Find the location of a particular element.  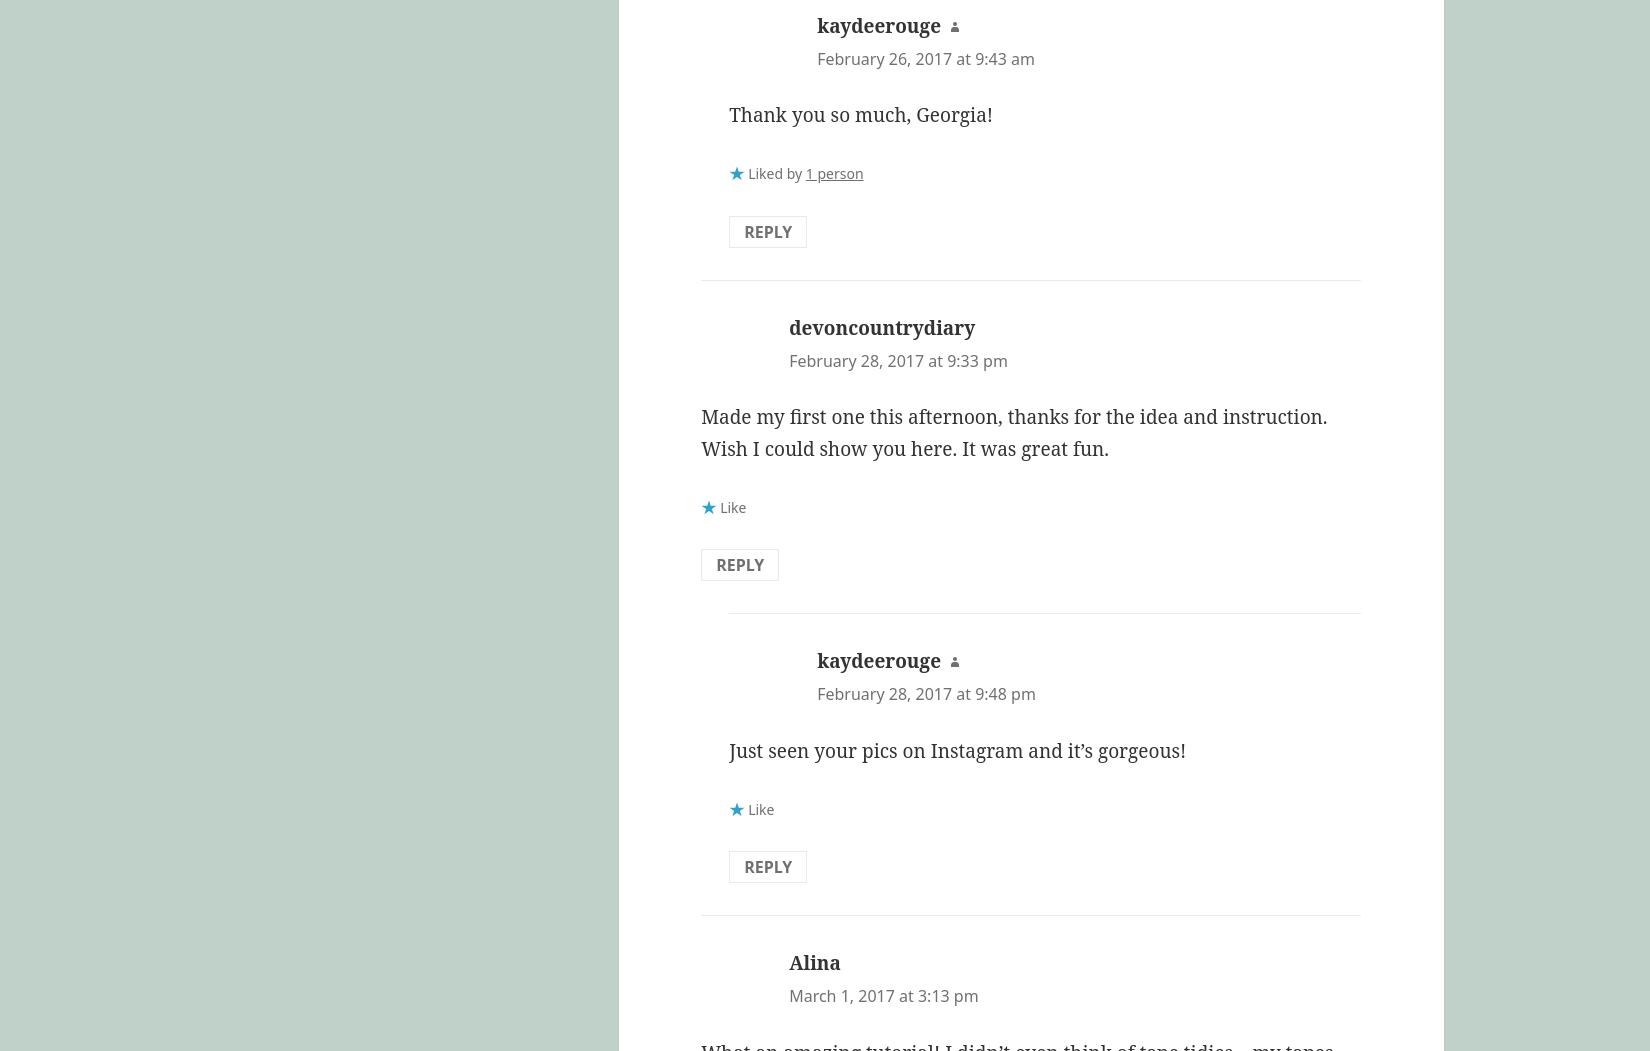

'Just seen your pics on Instagram and it’s gorgeous!' is located at coordinates (957, 749).